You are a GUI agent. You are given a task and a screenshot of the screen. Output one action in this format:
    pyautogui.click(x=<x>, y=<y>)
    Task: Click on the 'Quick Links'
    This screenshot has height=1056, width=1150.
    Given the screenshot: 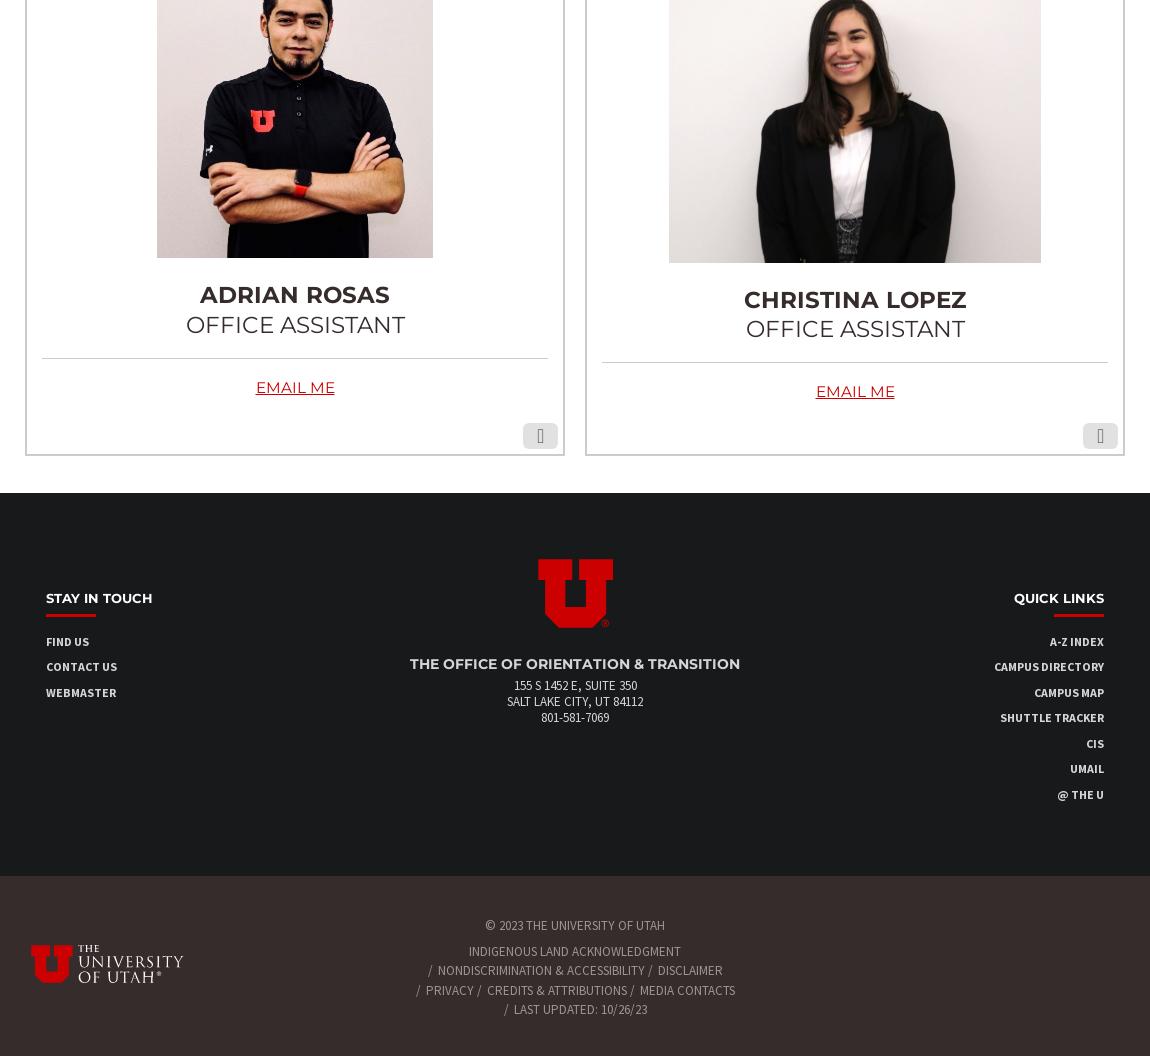 What is the action you would take?
    pyautogui.click(x=1059, y=597)
    